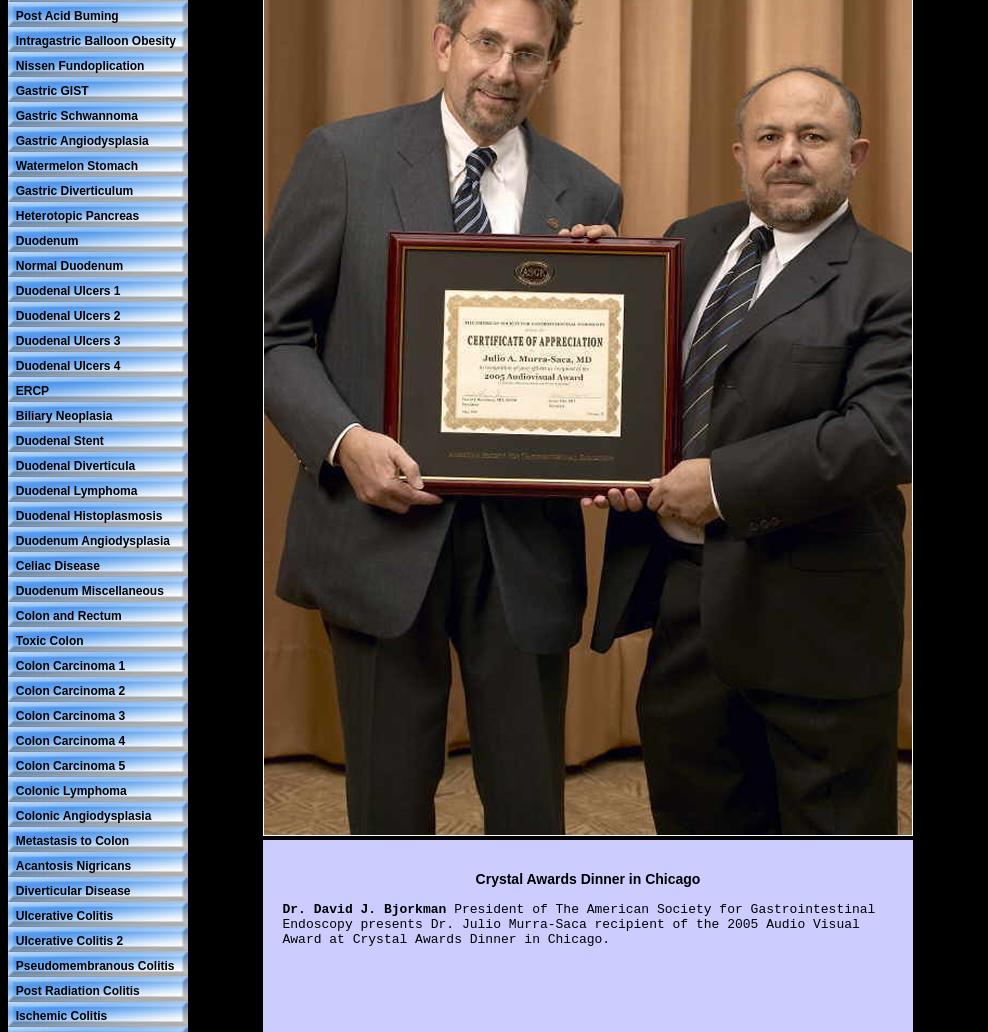 The height and width of the screenshot is (1032, 988). What do you see at coordinates (72, 840) in the screenshot?
I see `'Metastasis to Colon'` at bounding box center [72, 840].